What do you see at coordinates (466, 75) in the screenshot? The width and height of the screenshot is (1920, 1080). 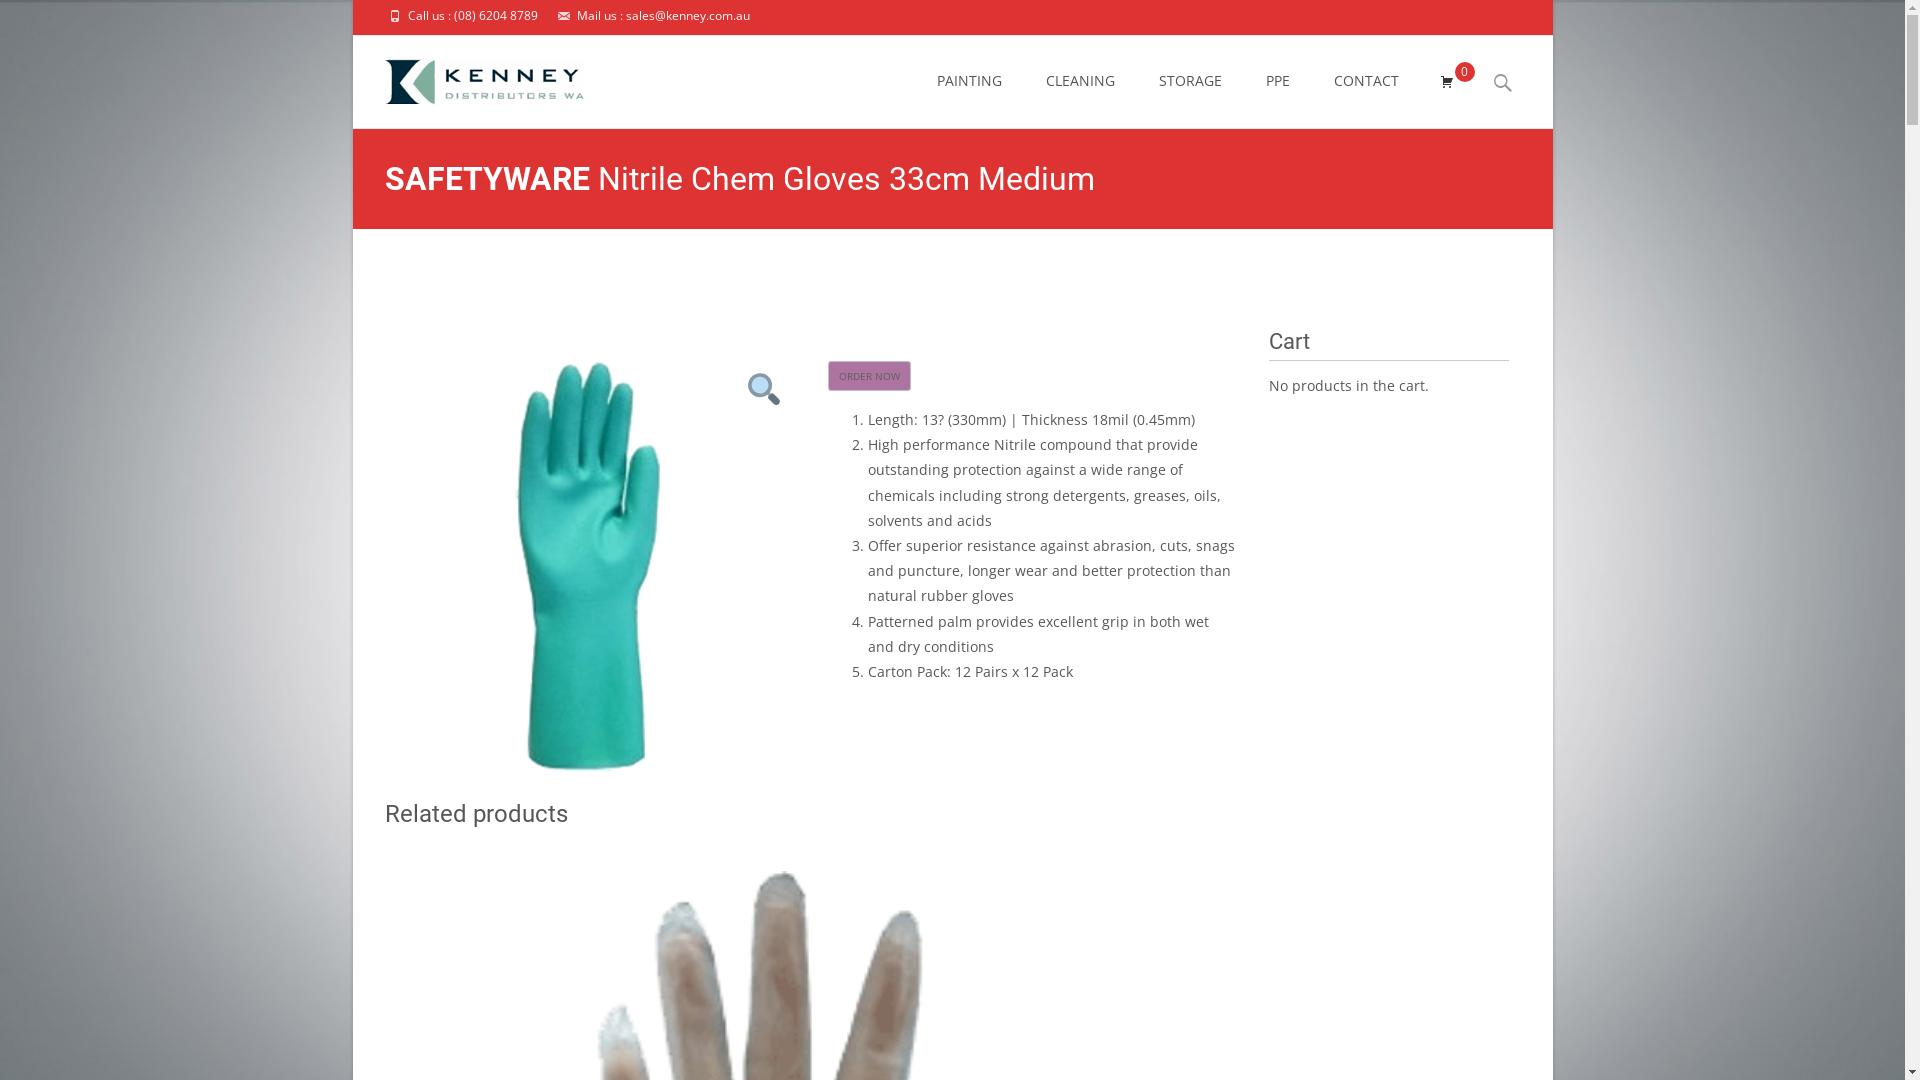 I see `'Kenney Distributors WA'` at bounding box center [466, 75].